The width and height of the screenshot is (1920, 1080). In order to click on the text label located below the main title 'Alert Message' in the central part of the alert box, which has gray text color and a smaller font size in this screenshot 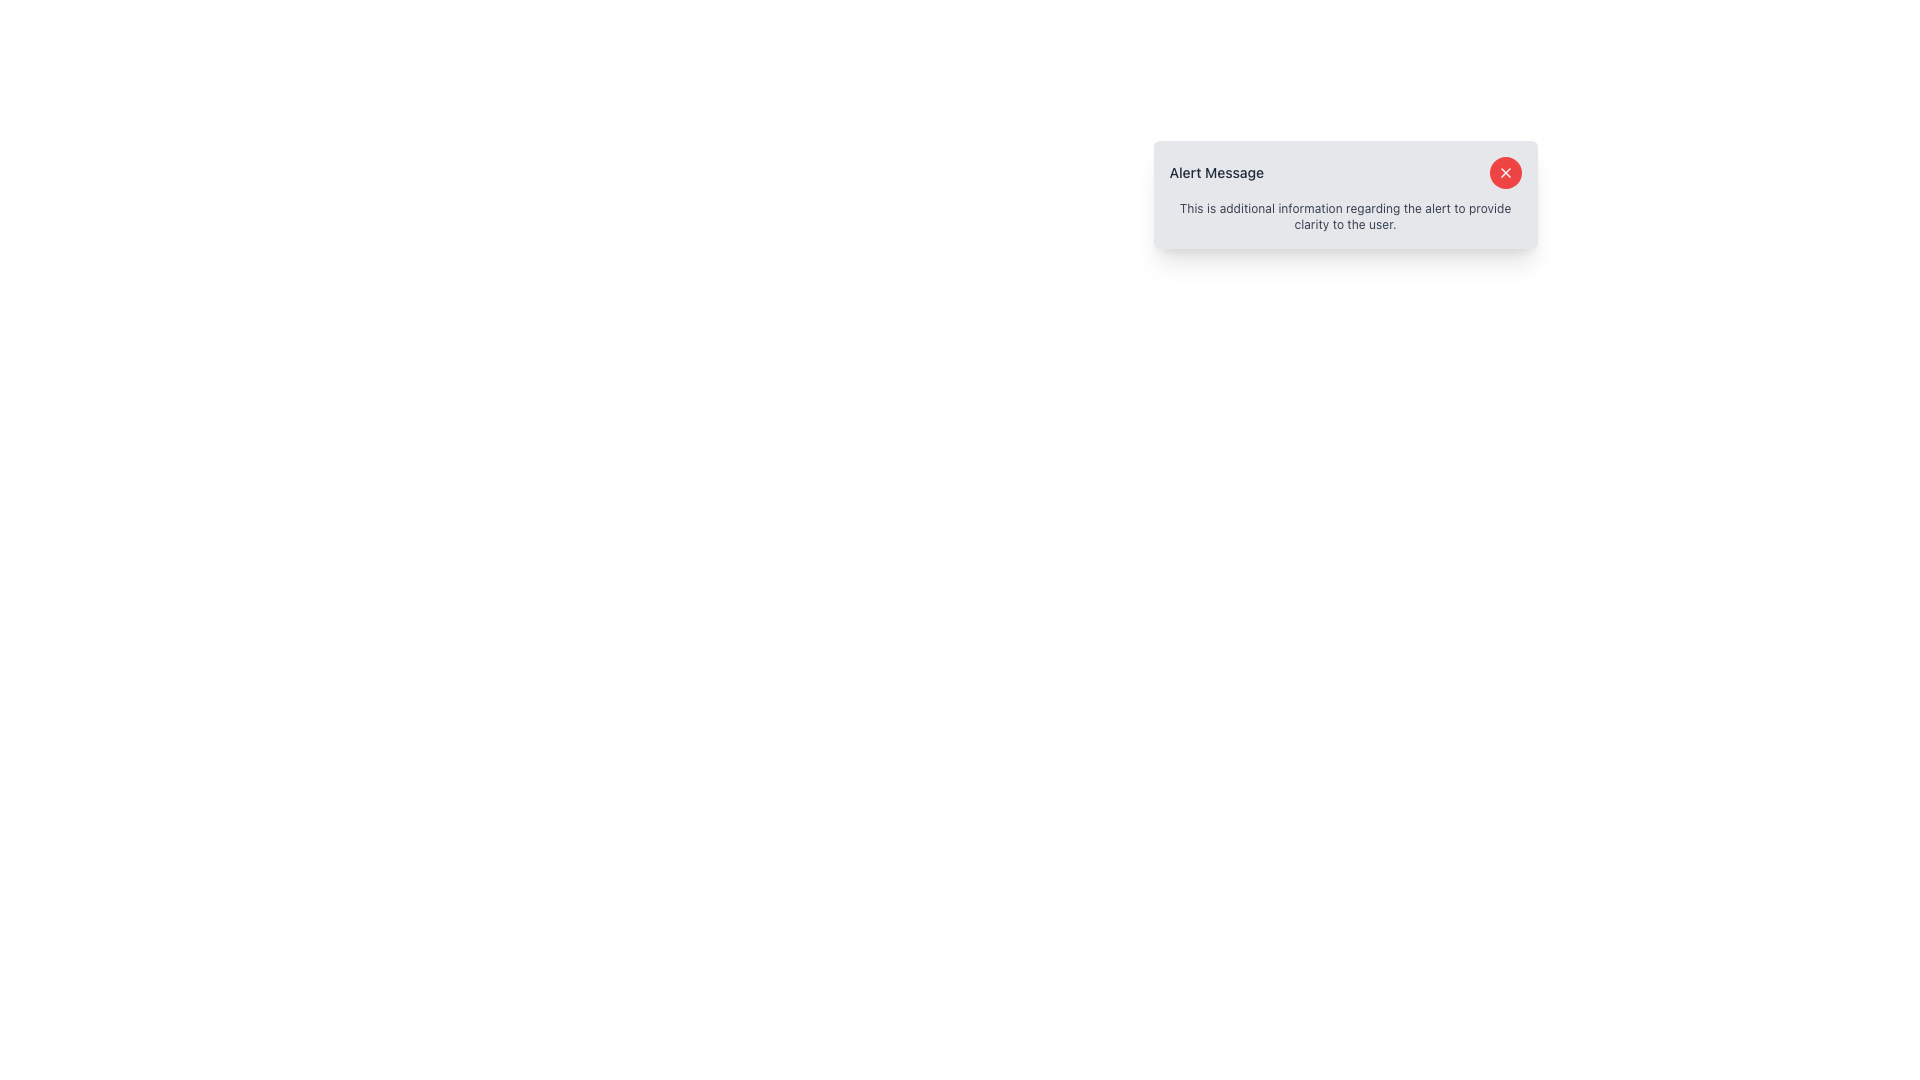, I will do `click(1345, 216)`.